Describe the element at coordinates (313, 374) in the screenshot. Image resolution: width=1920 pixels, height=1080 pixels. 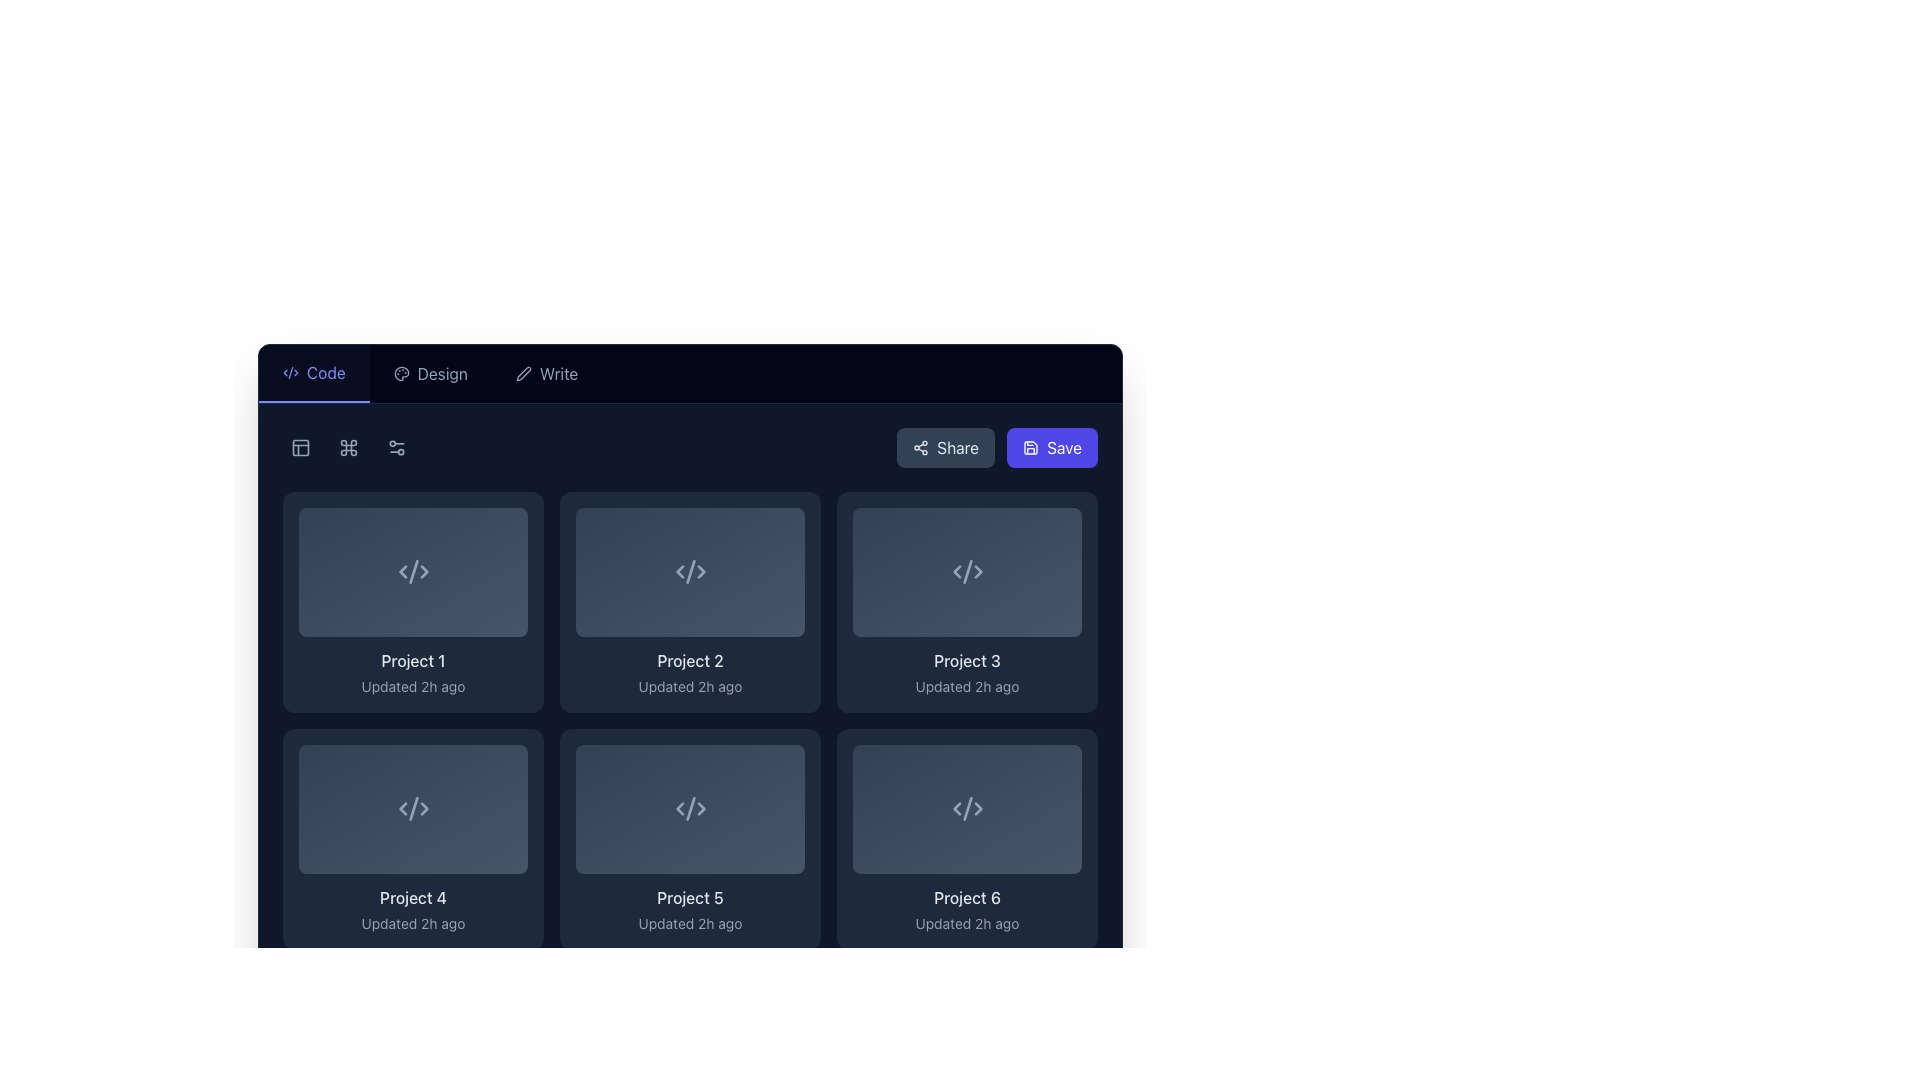
I see `the first tab labeled 'Code' in the tab navigation bar` at that location.